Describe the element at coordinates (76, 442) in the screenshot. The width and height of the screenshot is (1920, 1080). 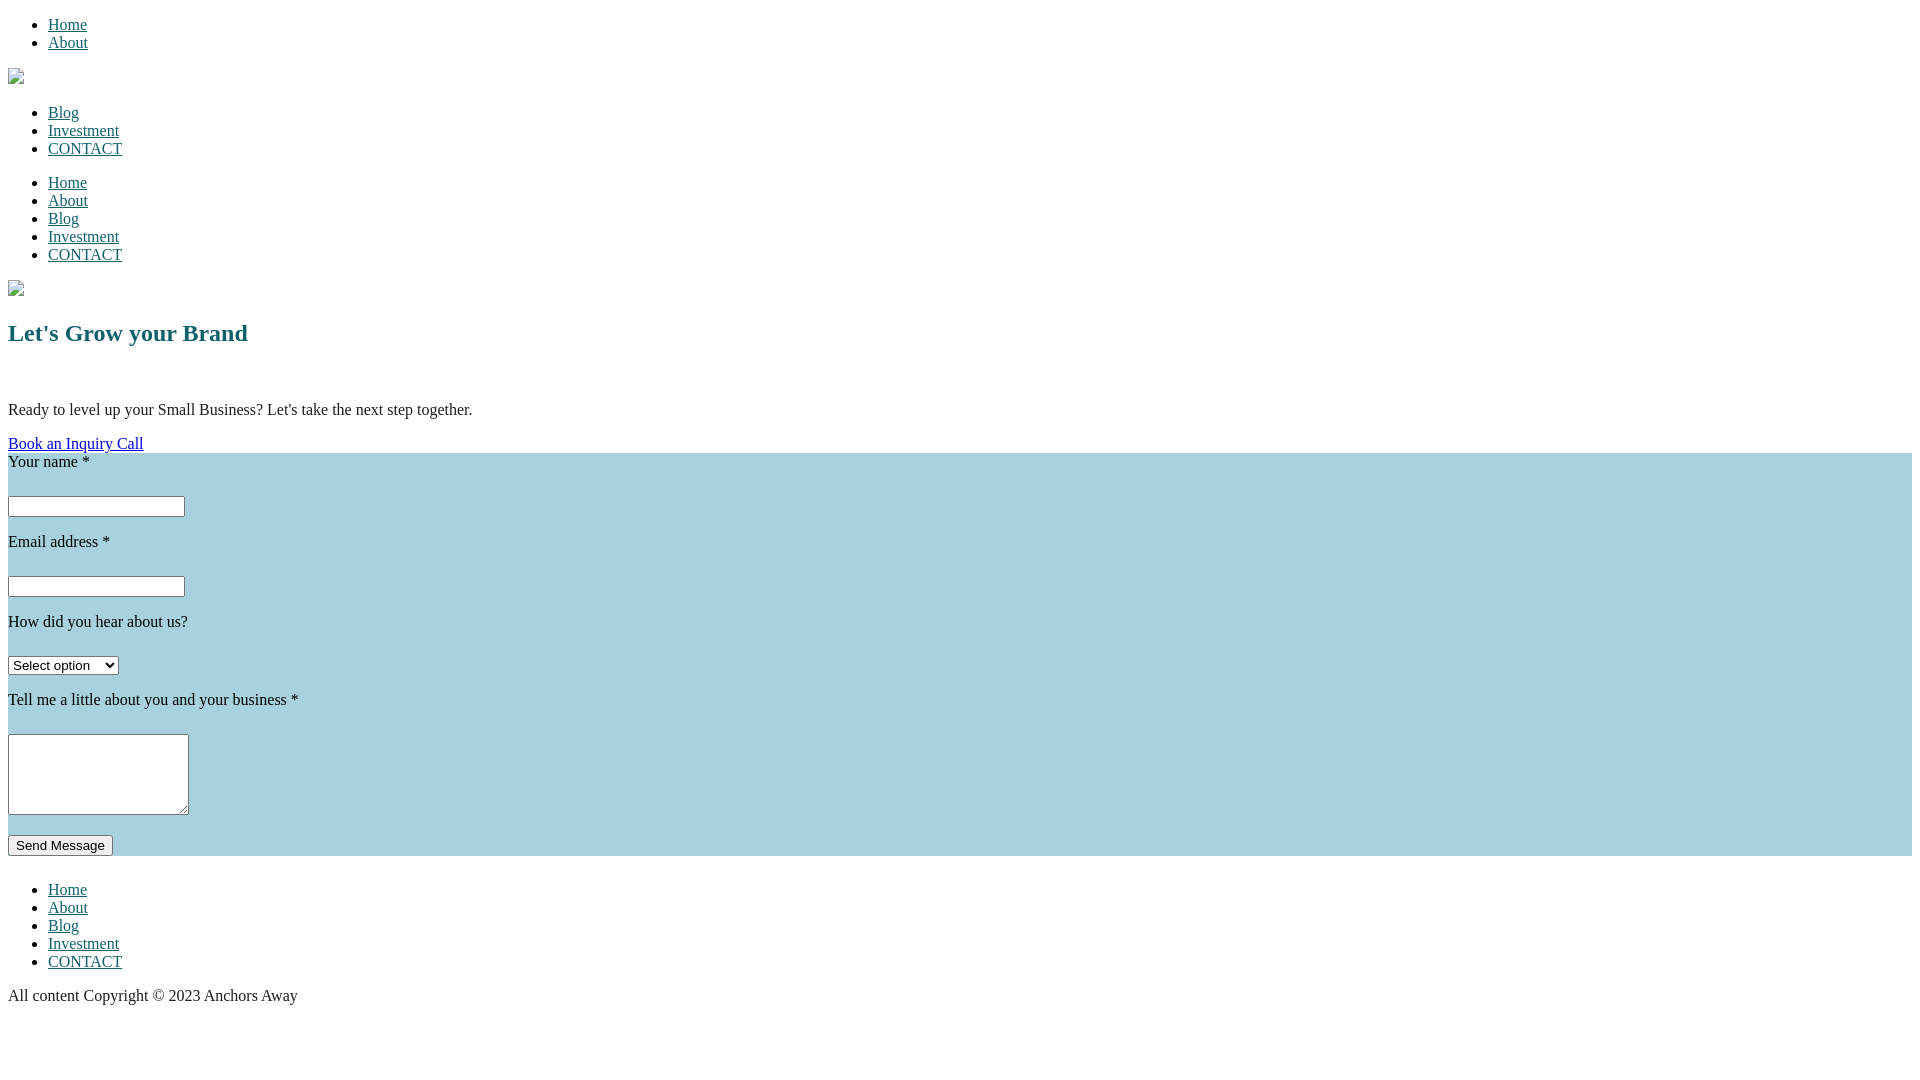
I see `'Book an Inquiry Call'` at that location.